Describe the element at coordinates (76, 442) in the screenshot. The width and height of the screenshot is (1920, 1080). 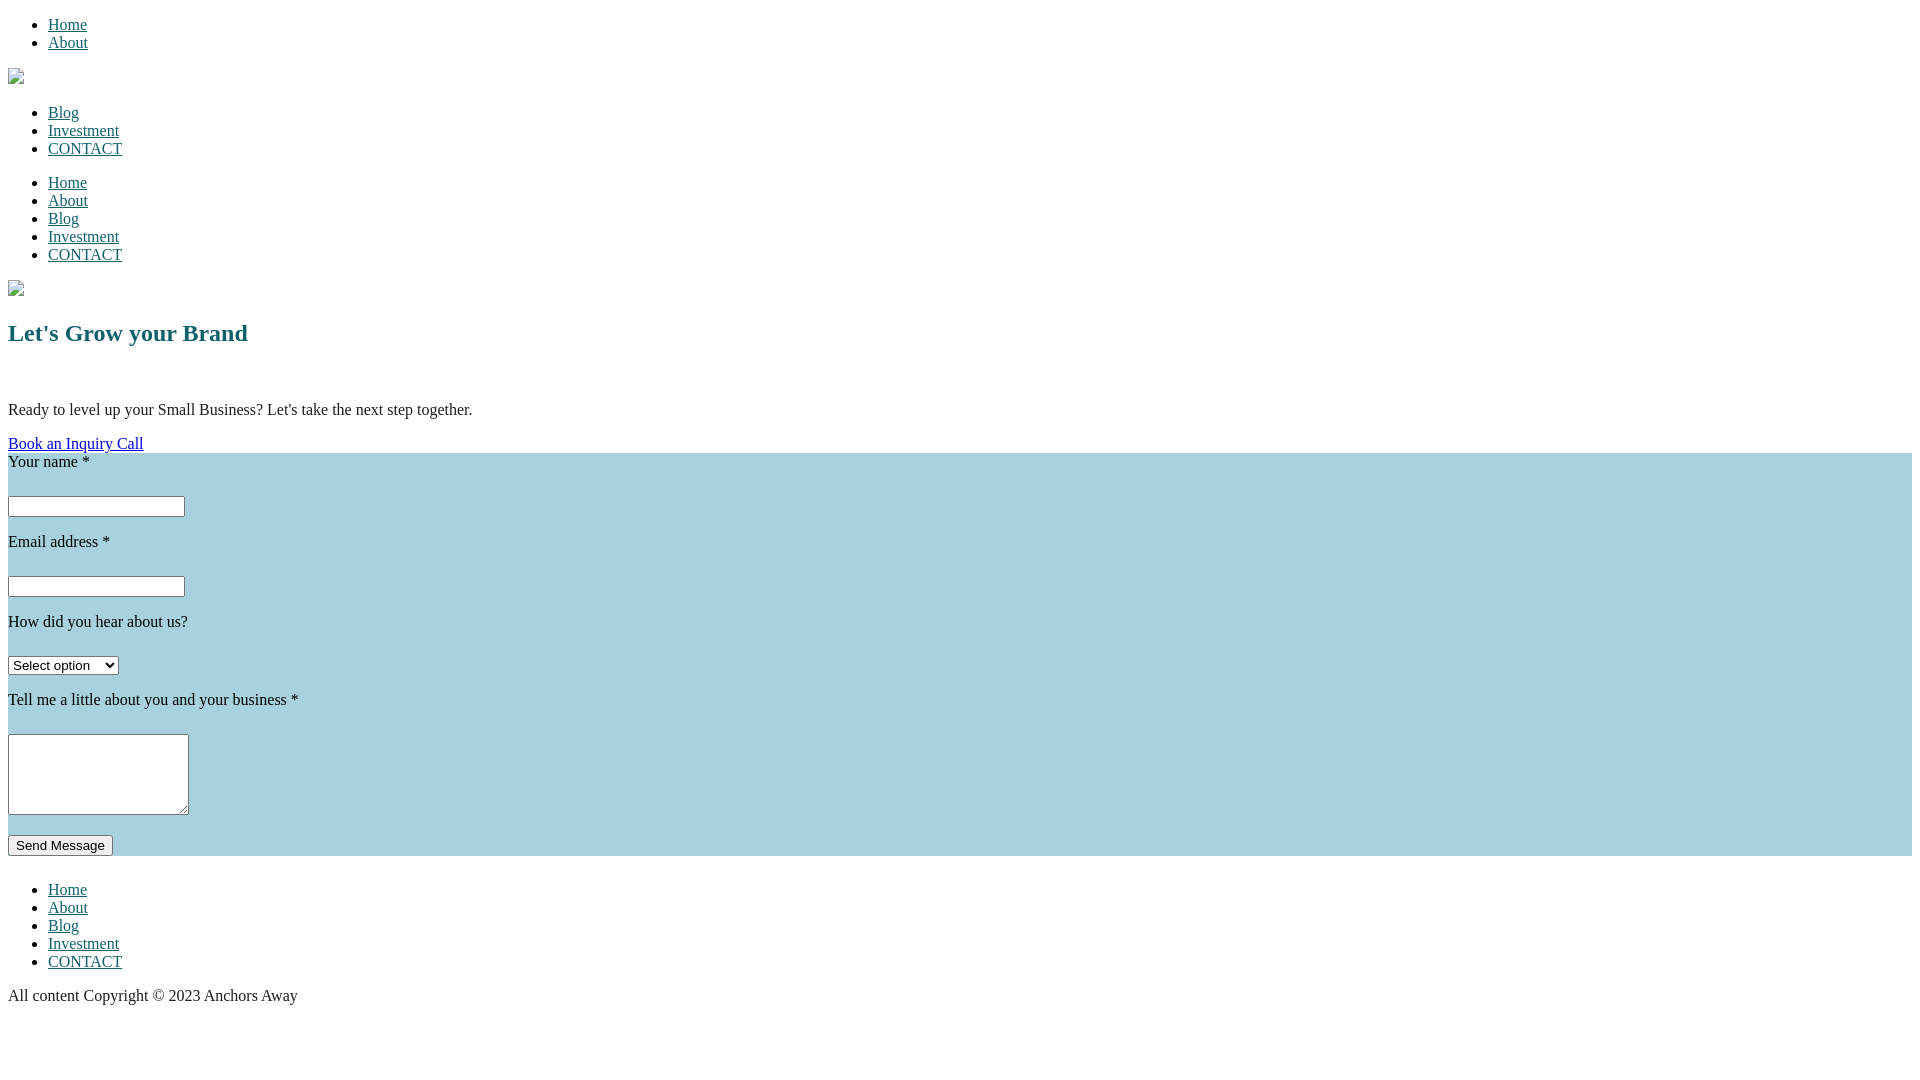
I see `'Book an Inquiry Call'` at that location.